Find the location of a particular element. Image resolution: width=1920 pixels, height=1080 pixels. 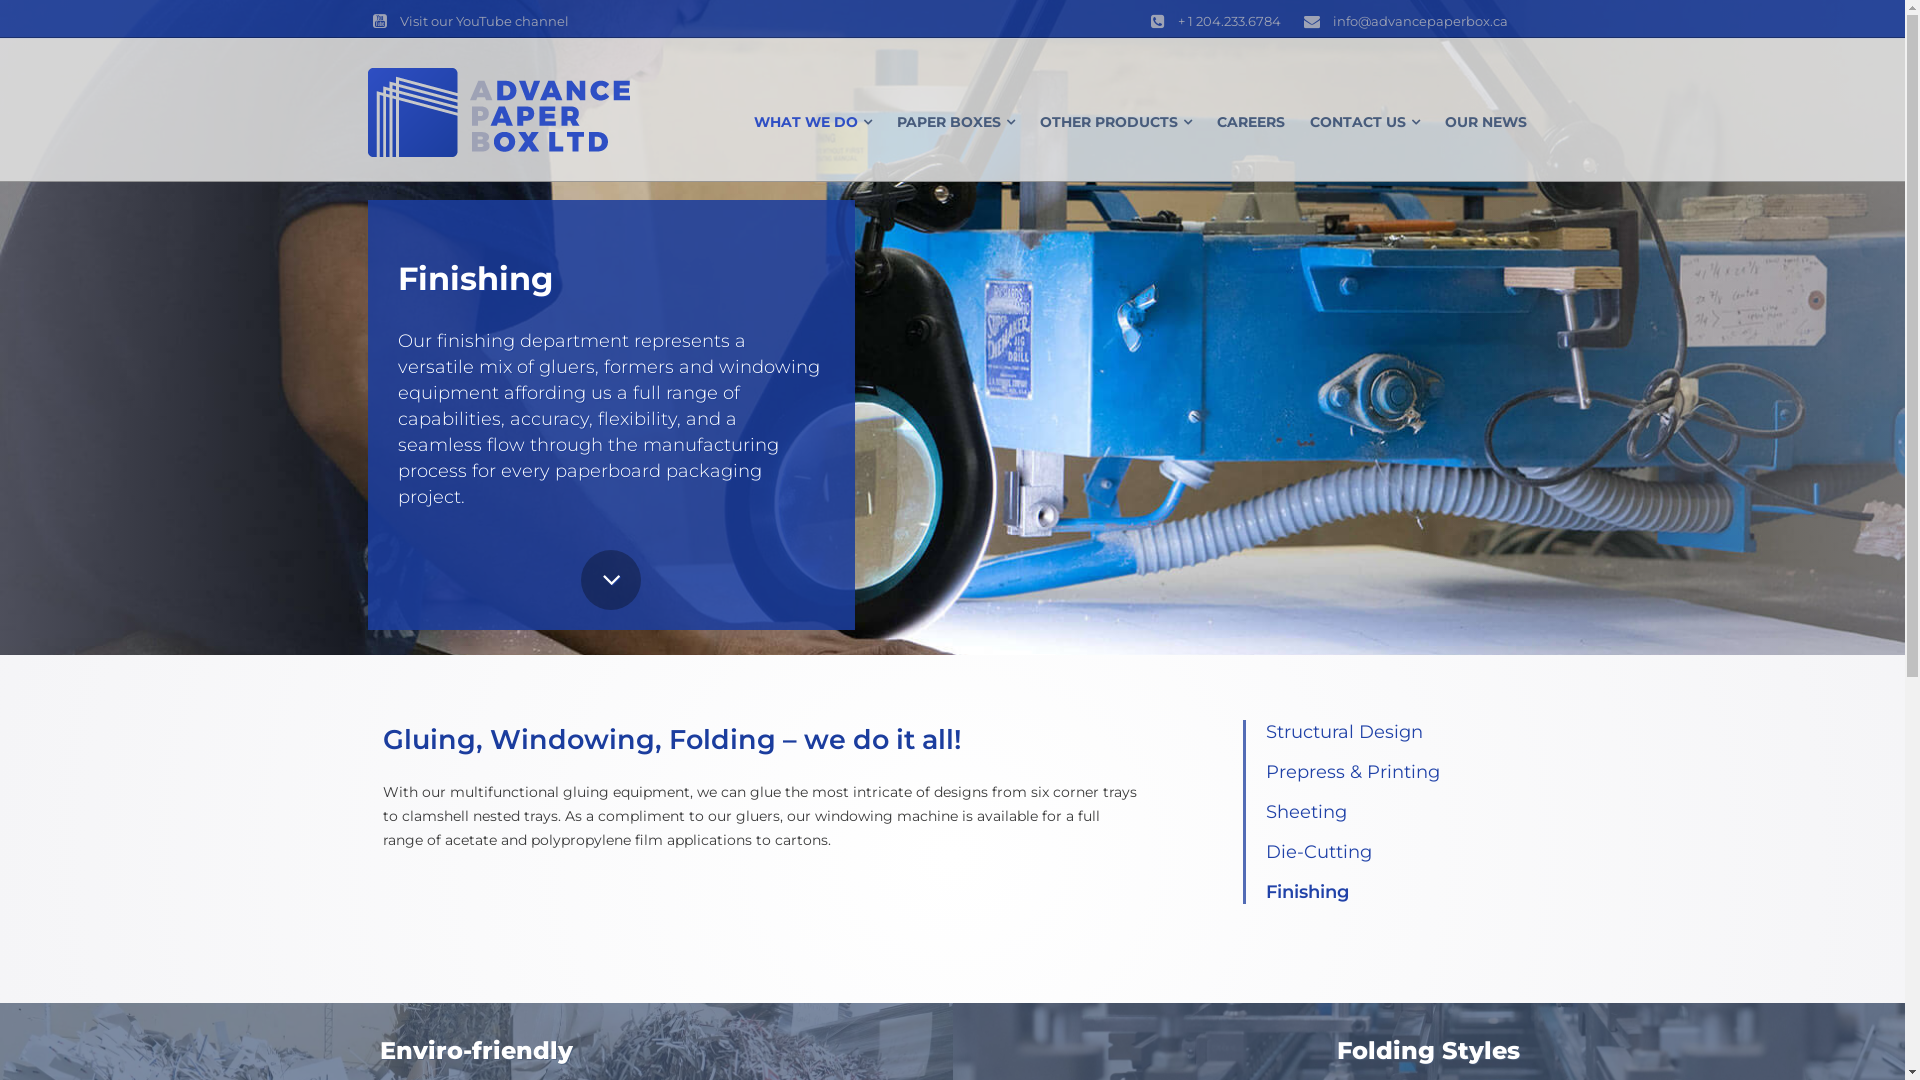

'CONTACT US' is located at coordinates (1363, 122).